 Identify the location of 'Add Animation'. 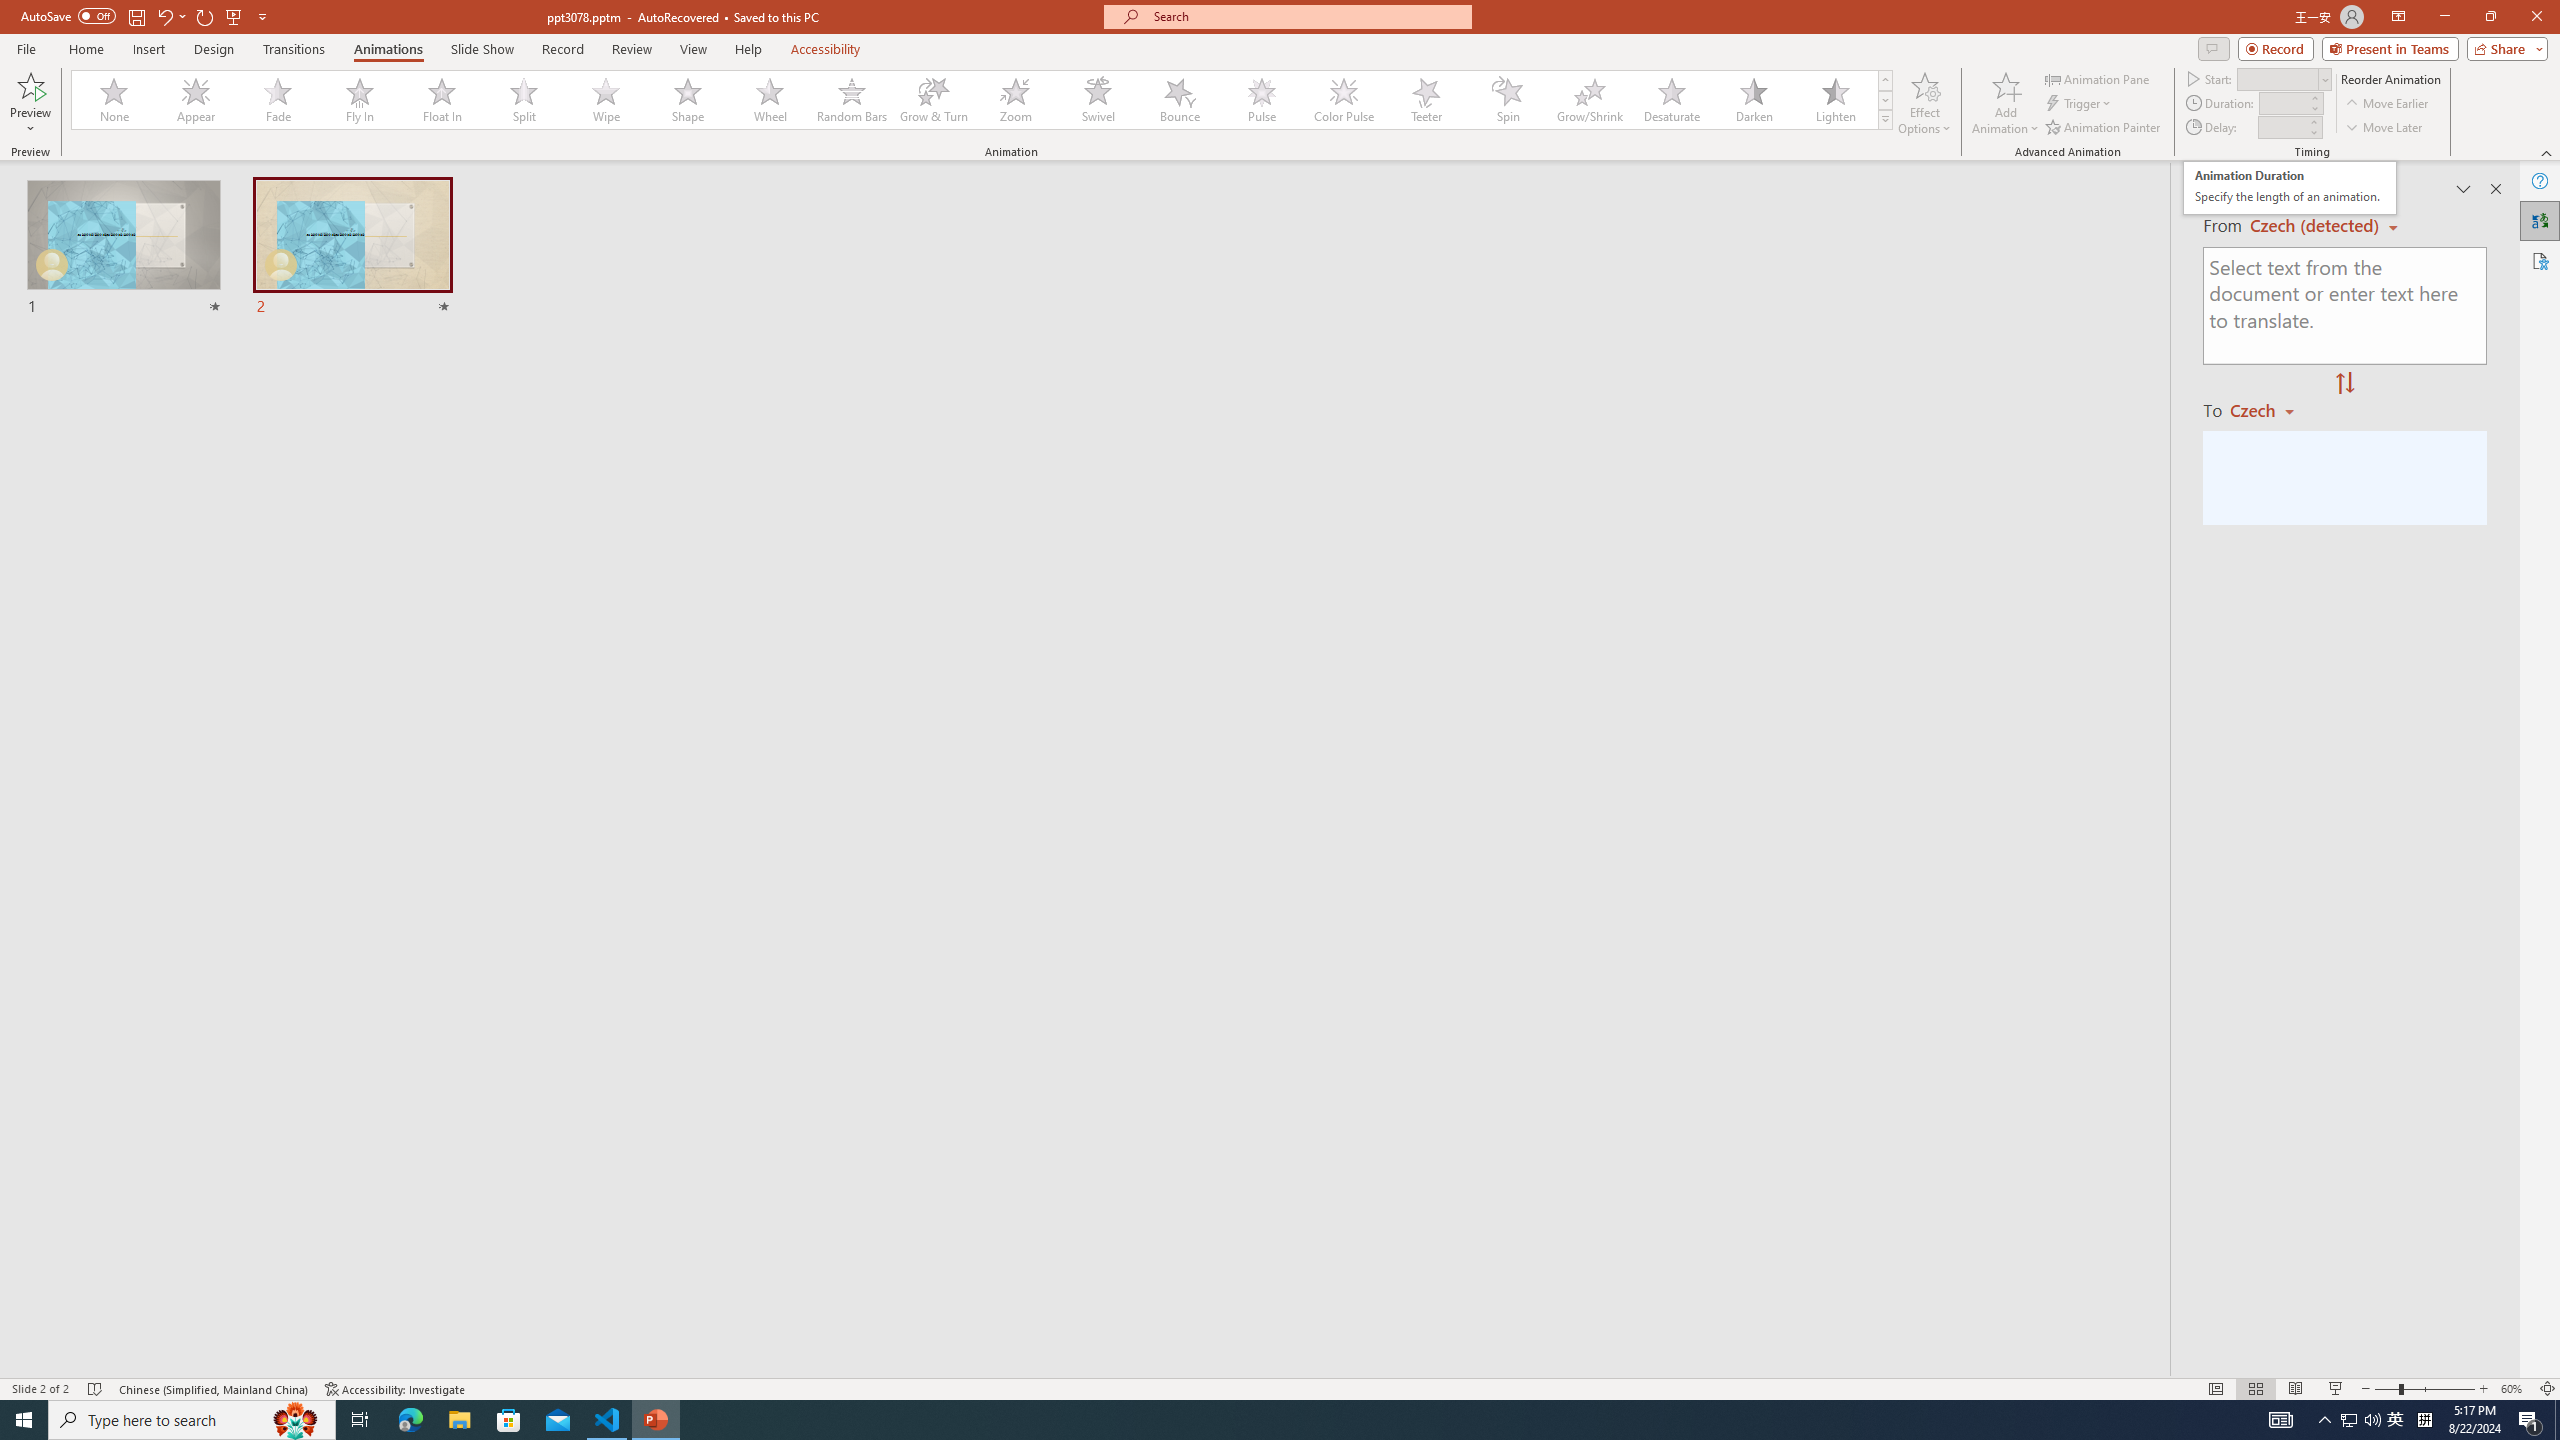
(2006, 103).